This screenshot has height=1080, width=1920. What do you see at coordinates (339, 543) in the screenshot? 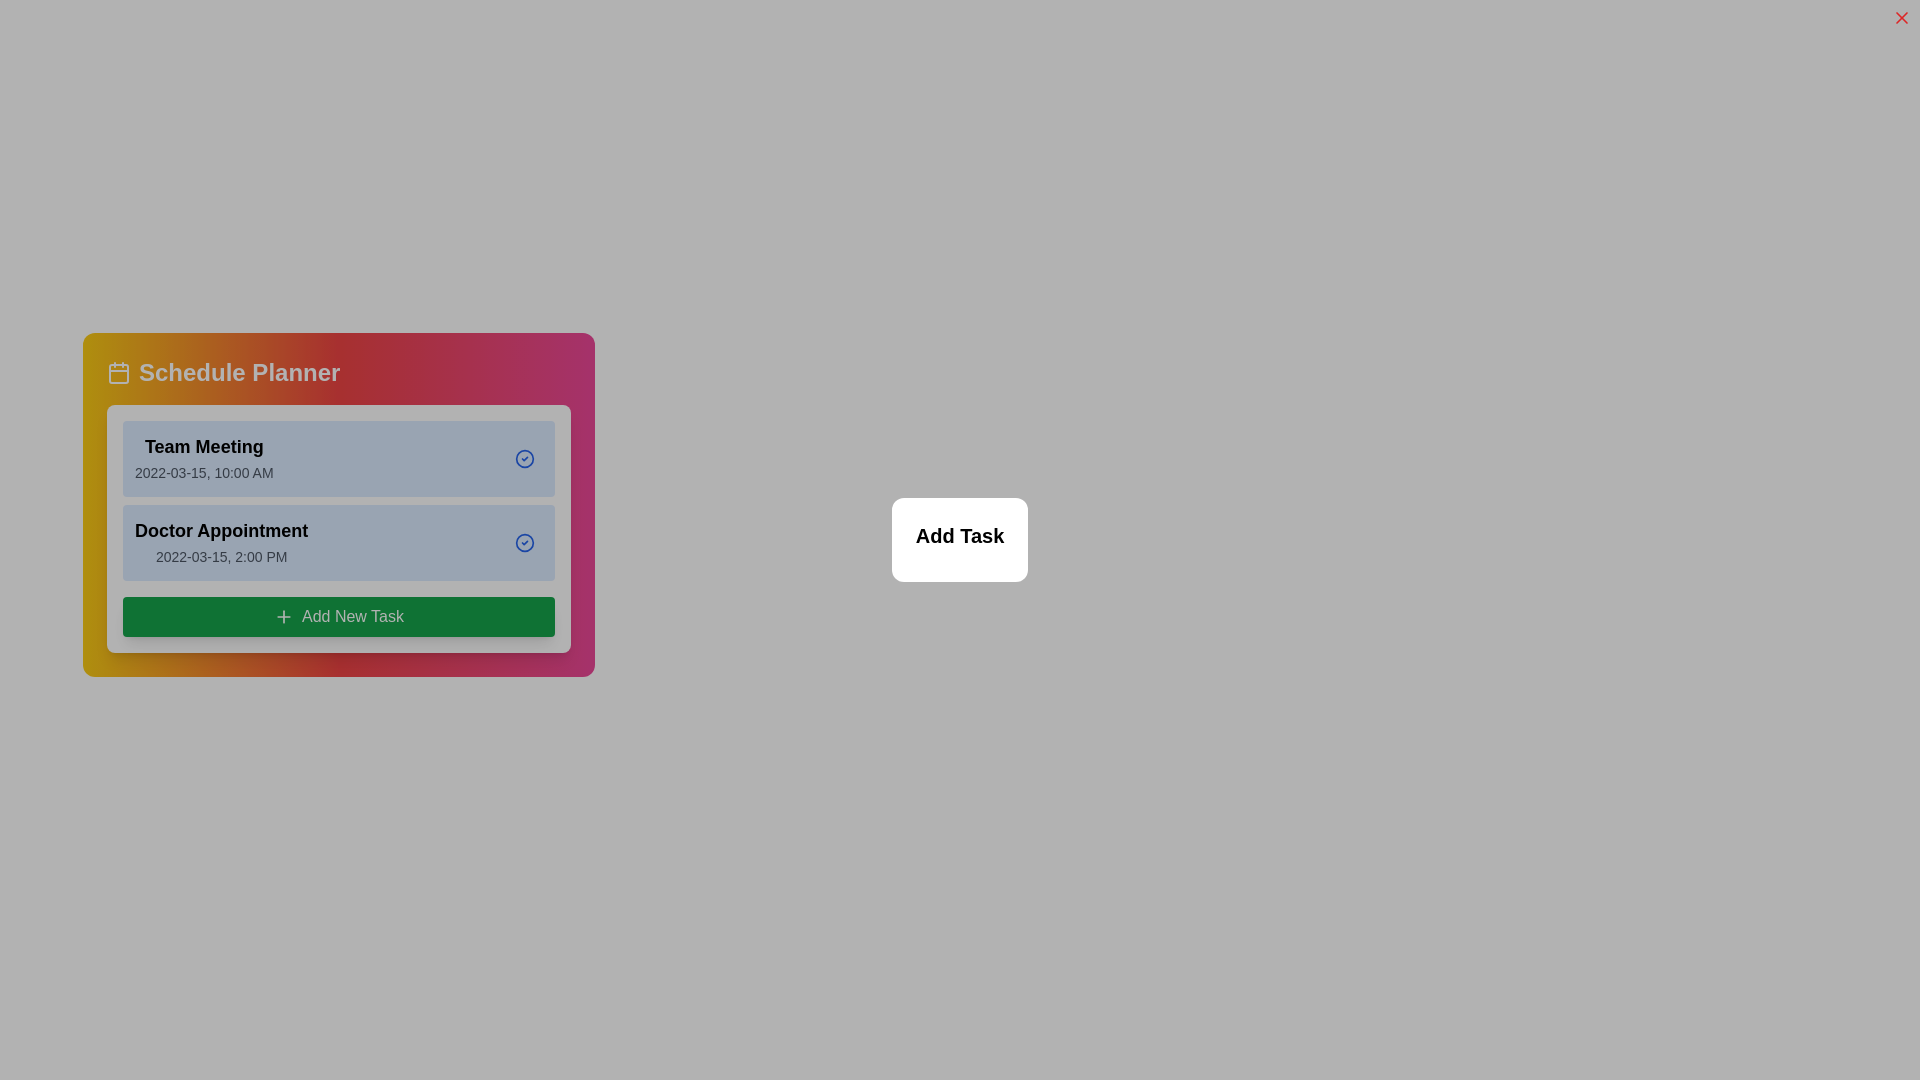
I see `the second task card in the Schedule Planner, which details an appointment event` at bounding box center [339, 543].